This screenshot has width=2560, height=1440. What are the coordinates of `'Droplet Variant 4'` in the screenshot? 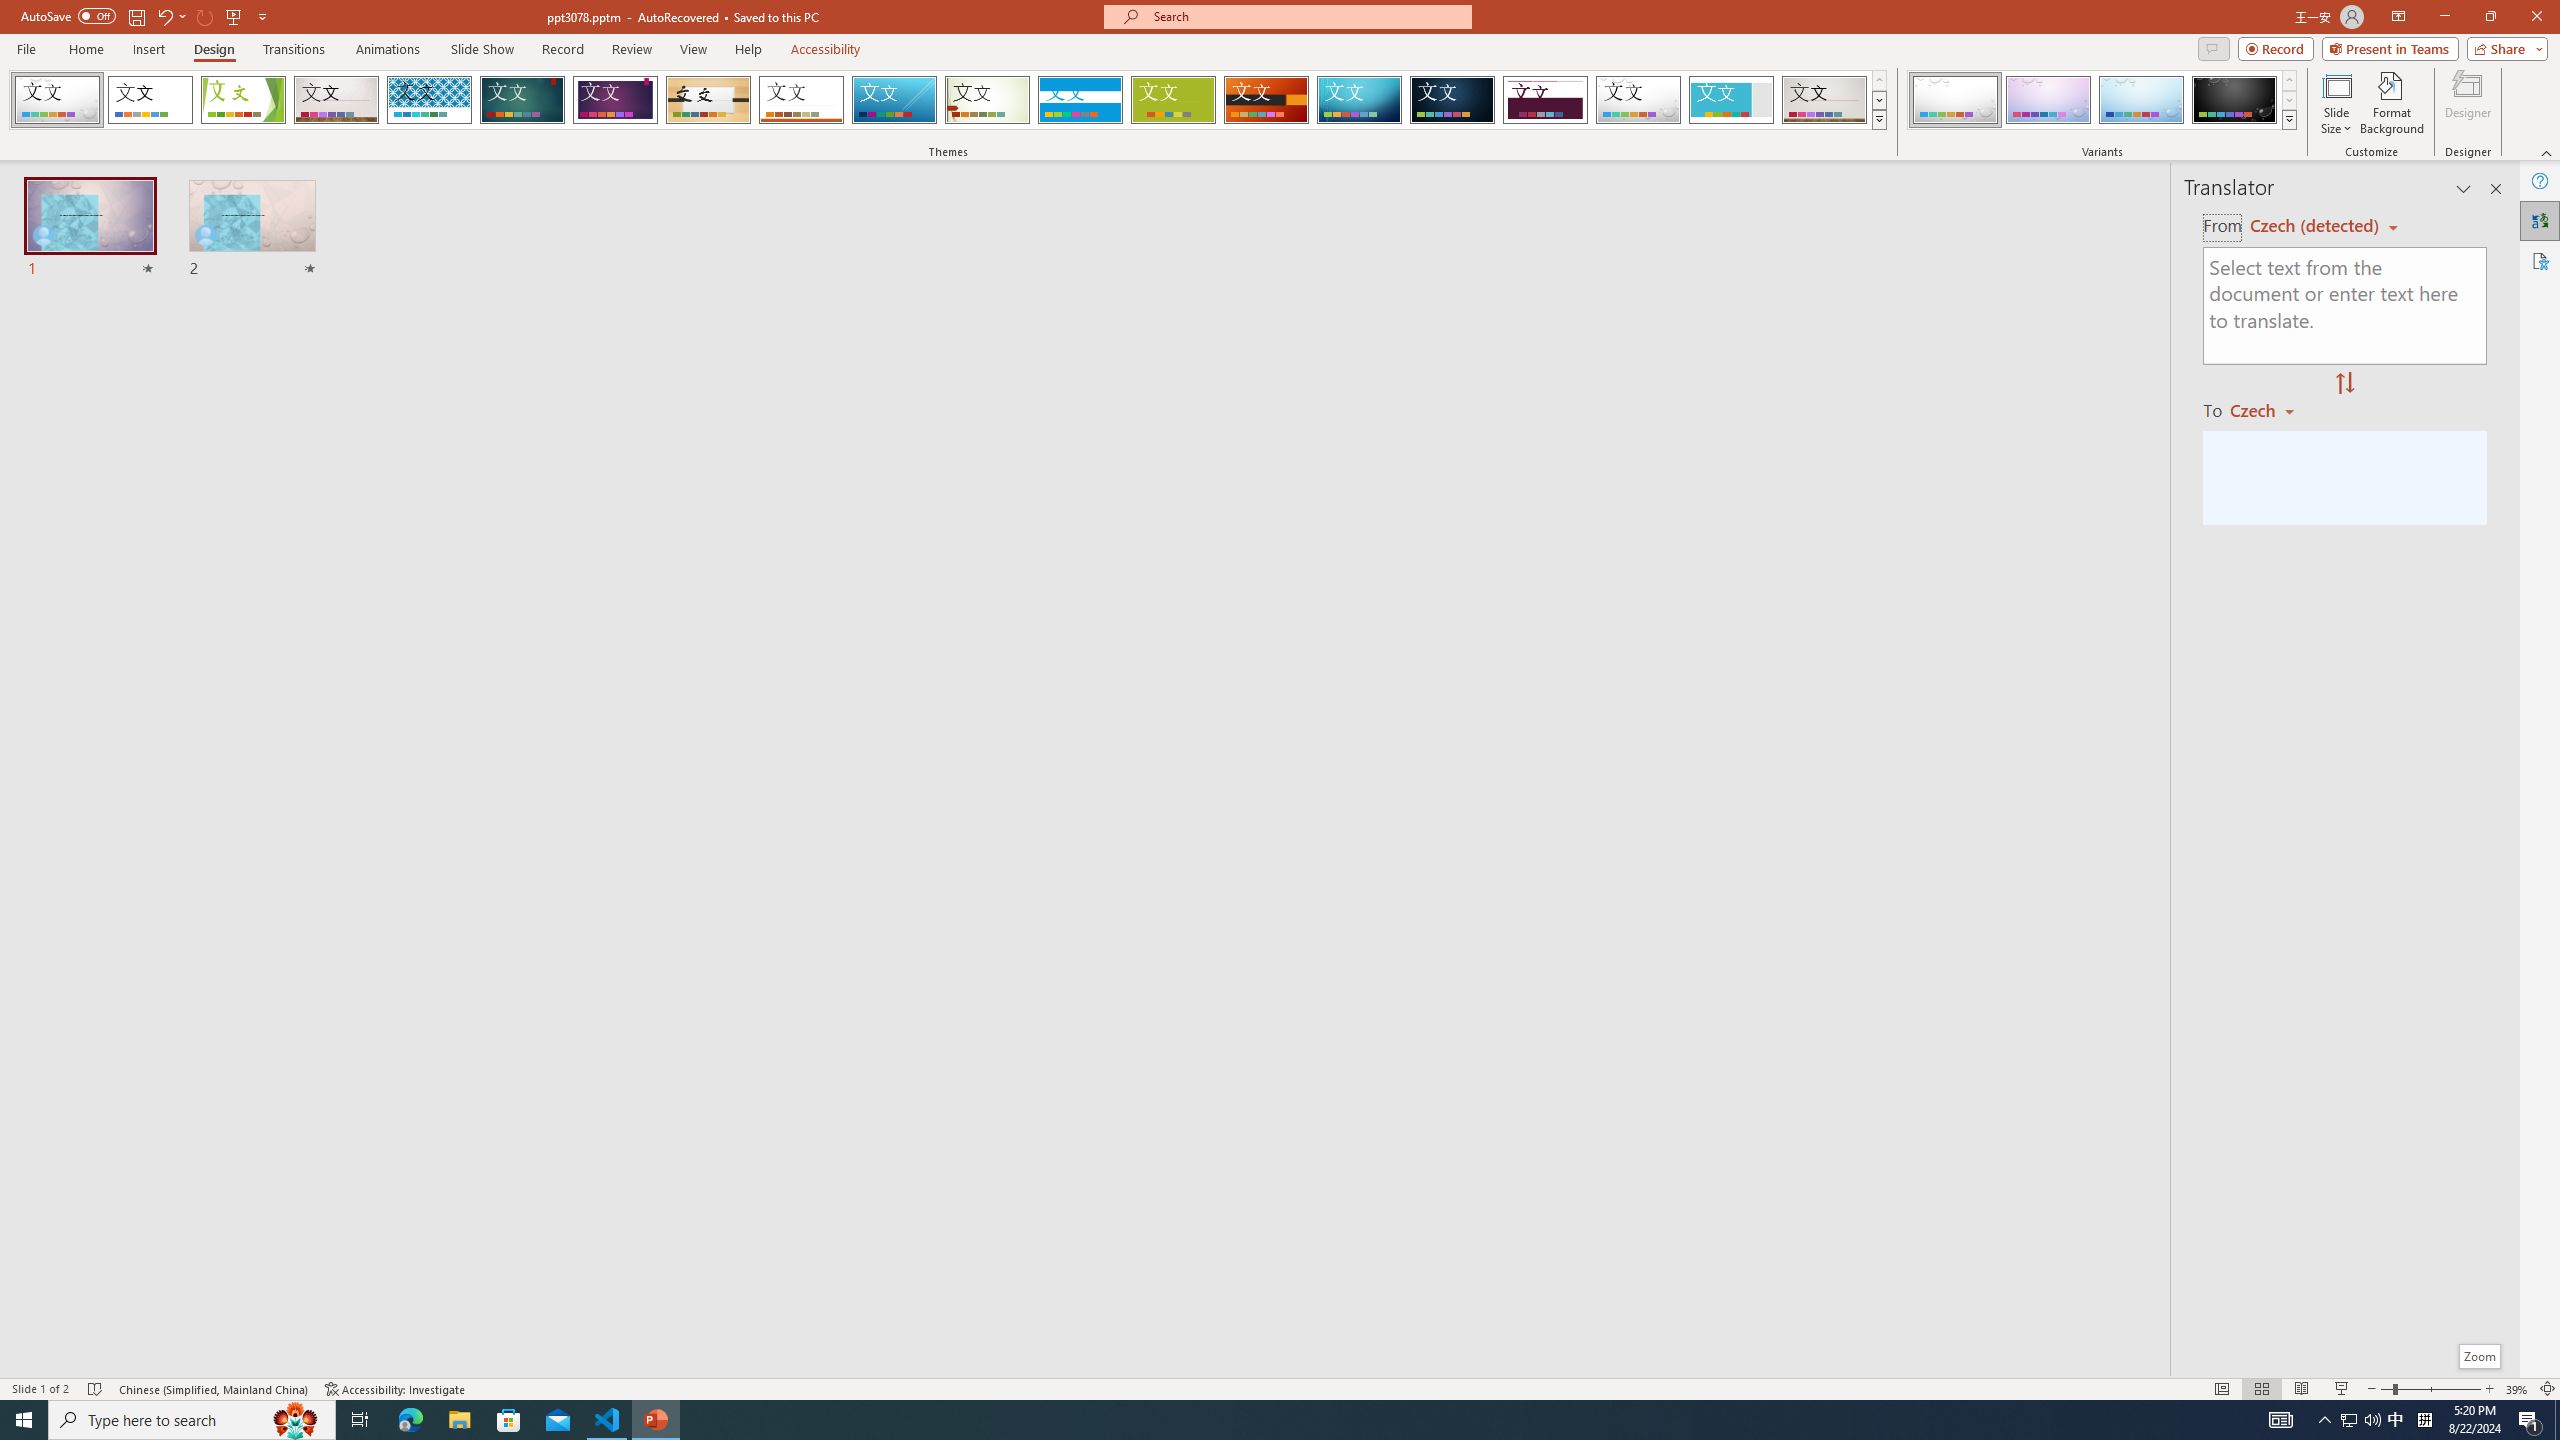 It's located at (2233, 99).